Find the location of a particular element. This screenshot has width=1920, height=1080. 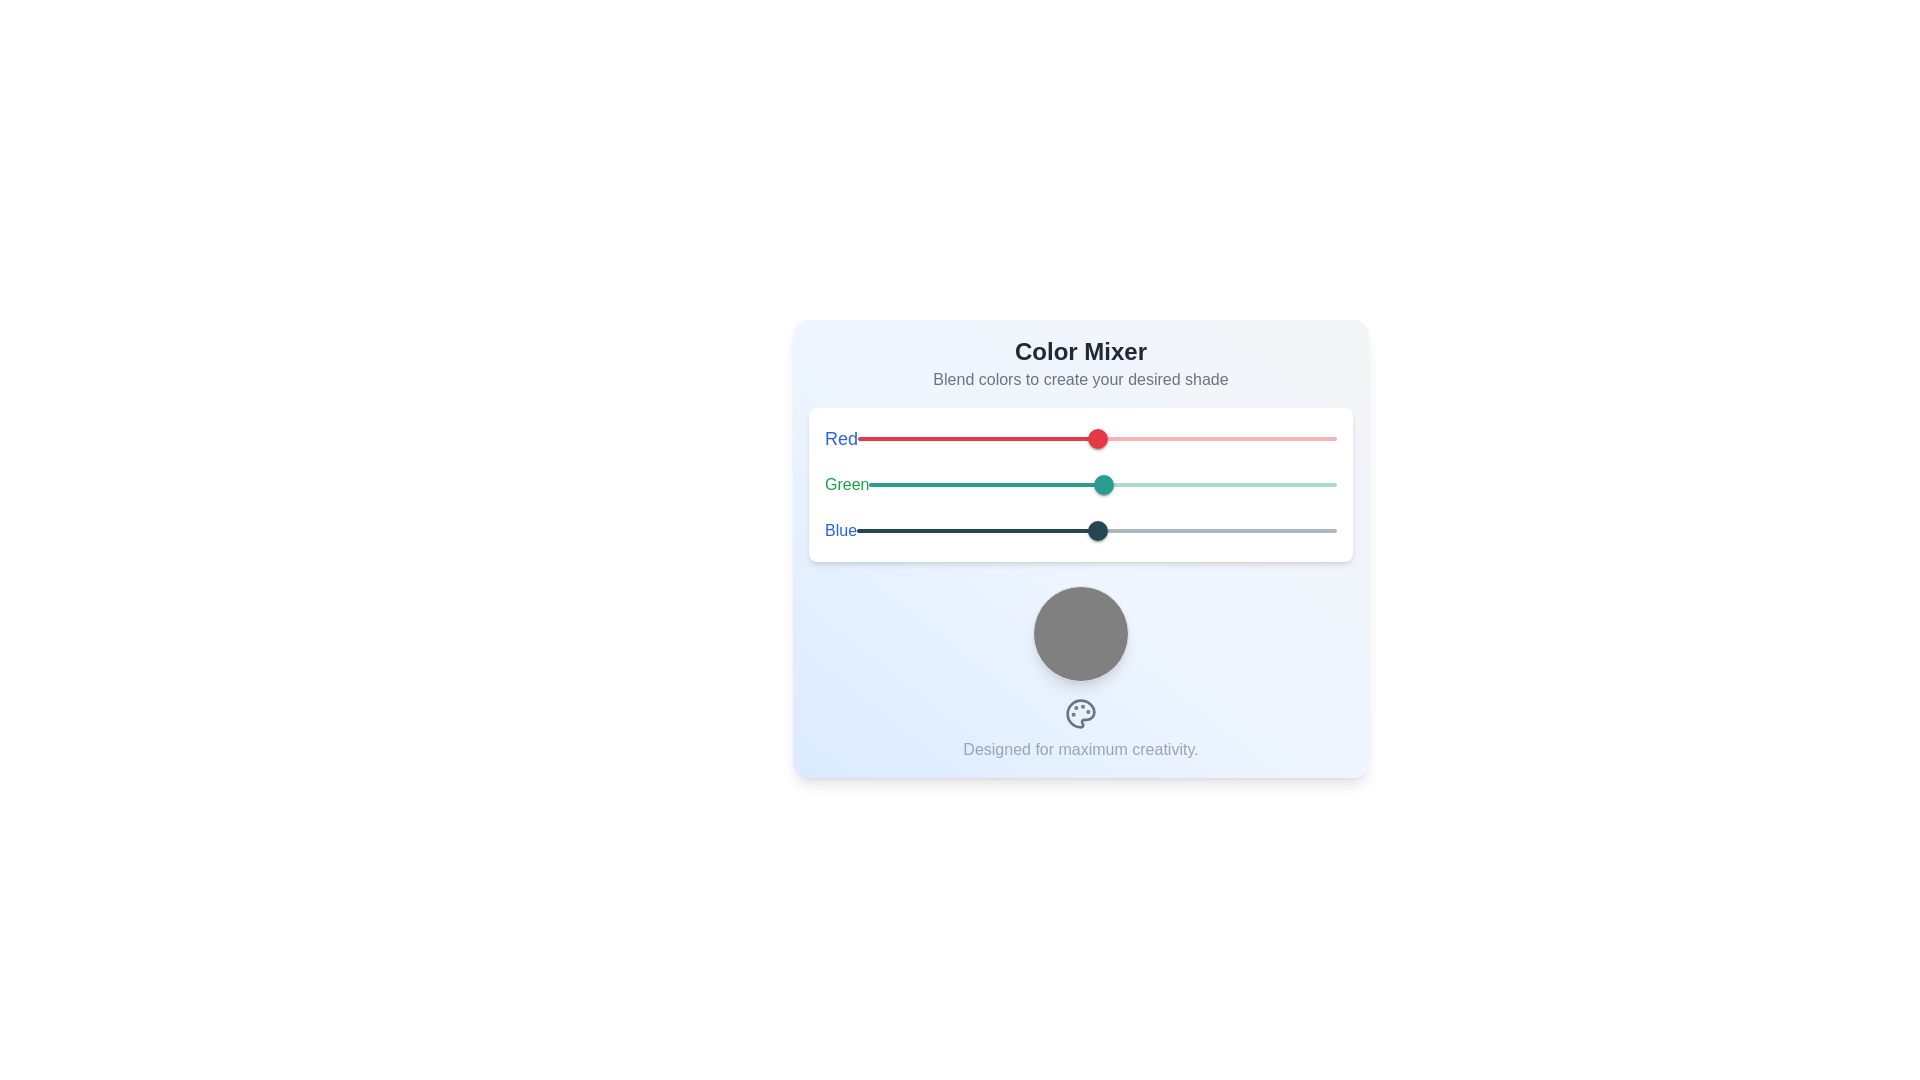

the green component slider is located at coordinates (1079, 485).